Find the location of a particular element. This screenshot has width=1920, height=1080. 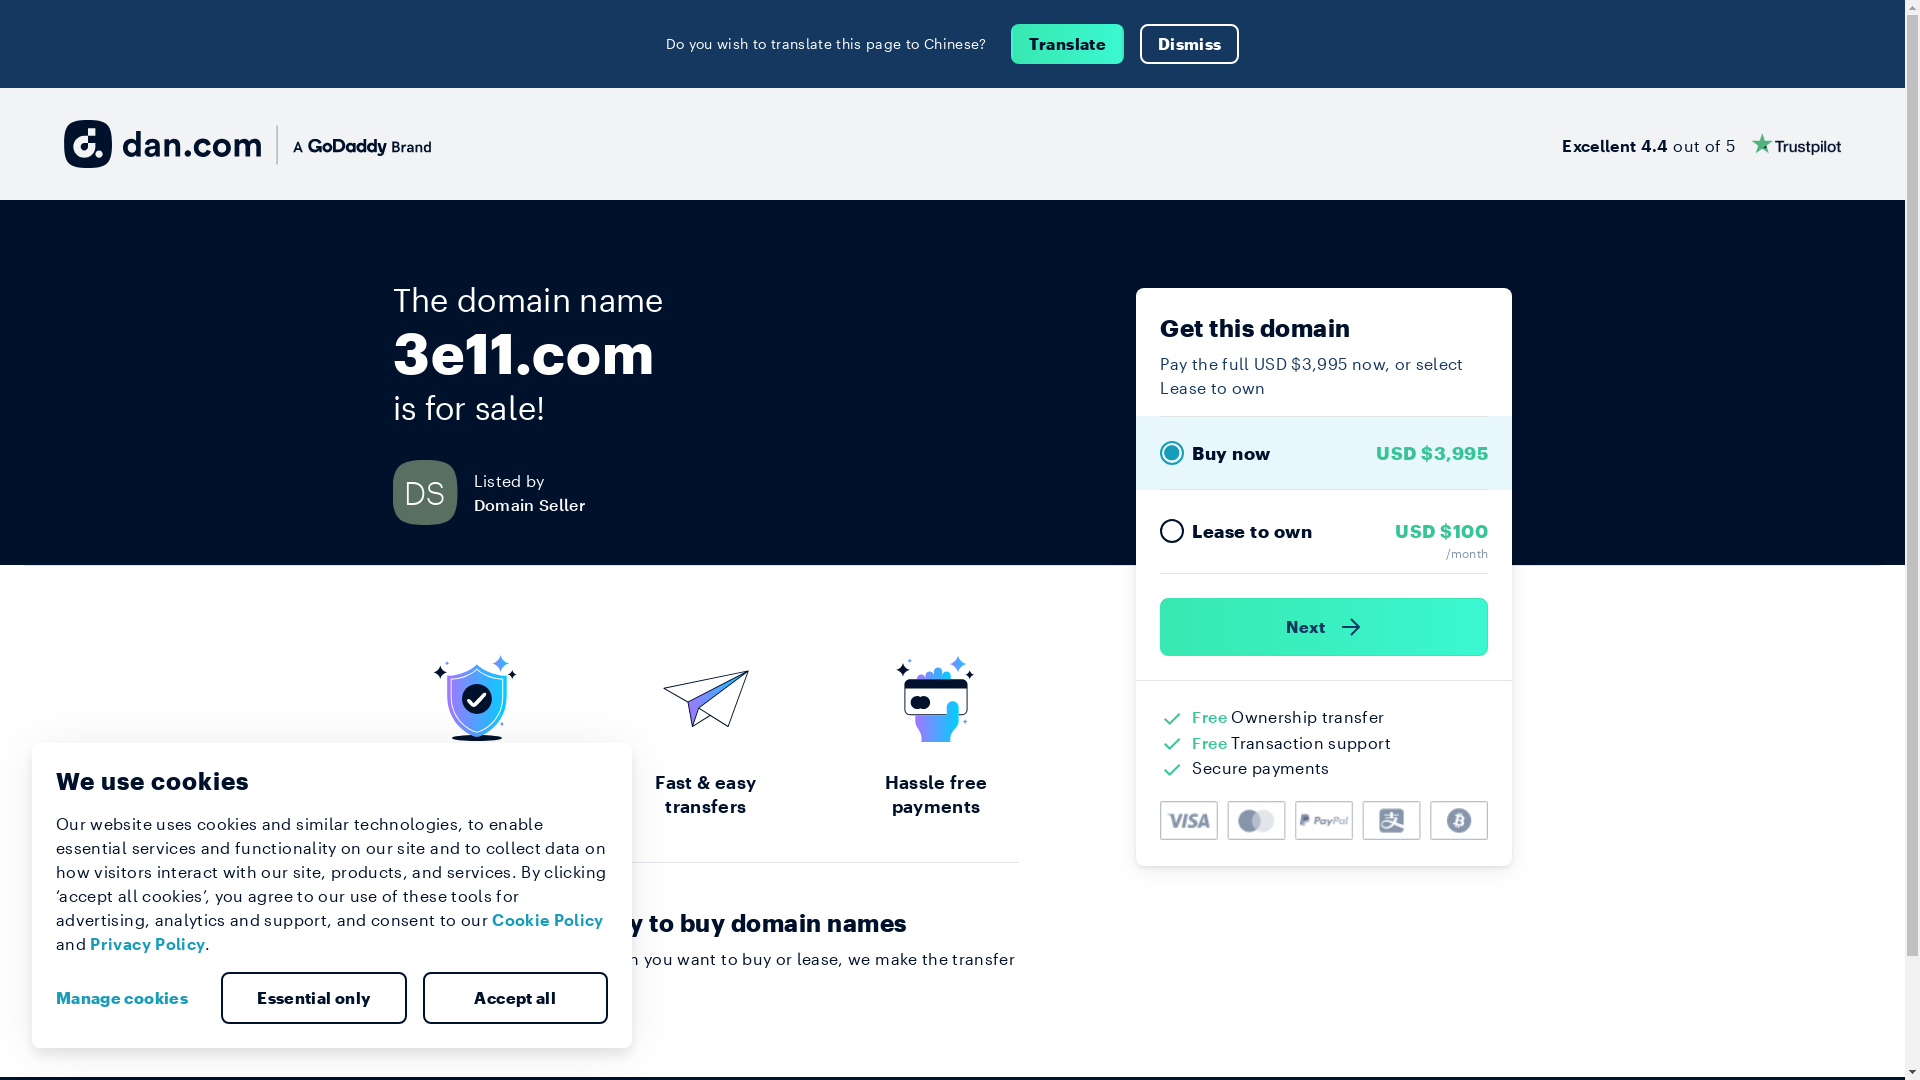

'Excellent 4.4 out of 5' is located at coordinates (1560, 142).